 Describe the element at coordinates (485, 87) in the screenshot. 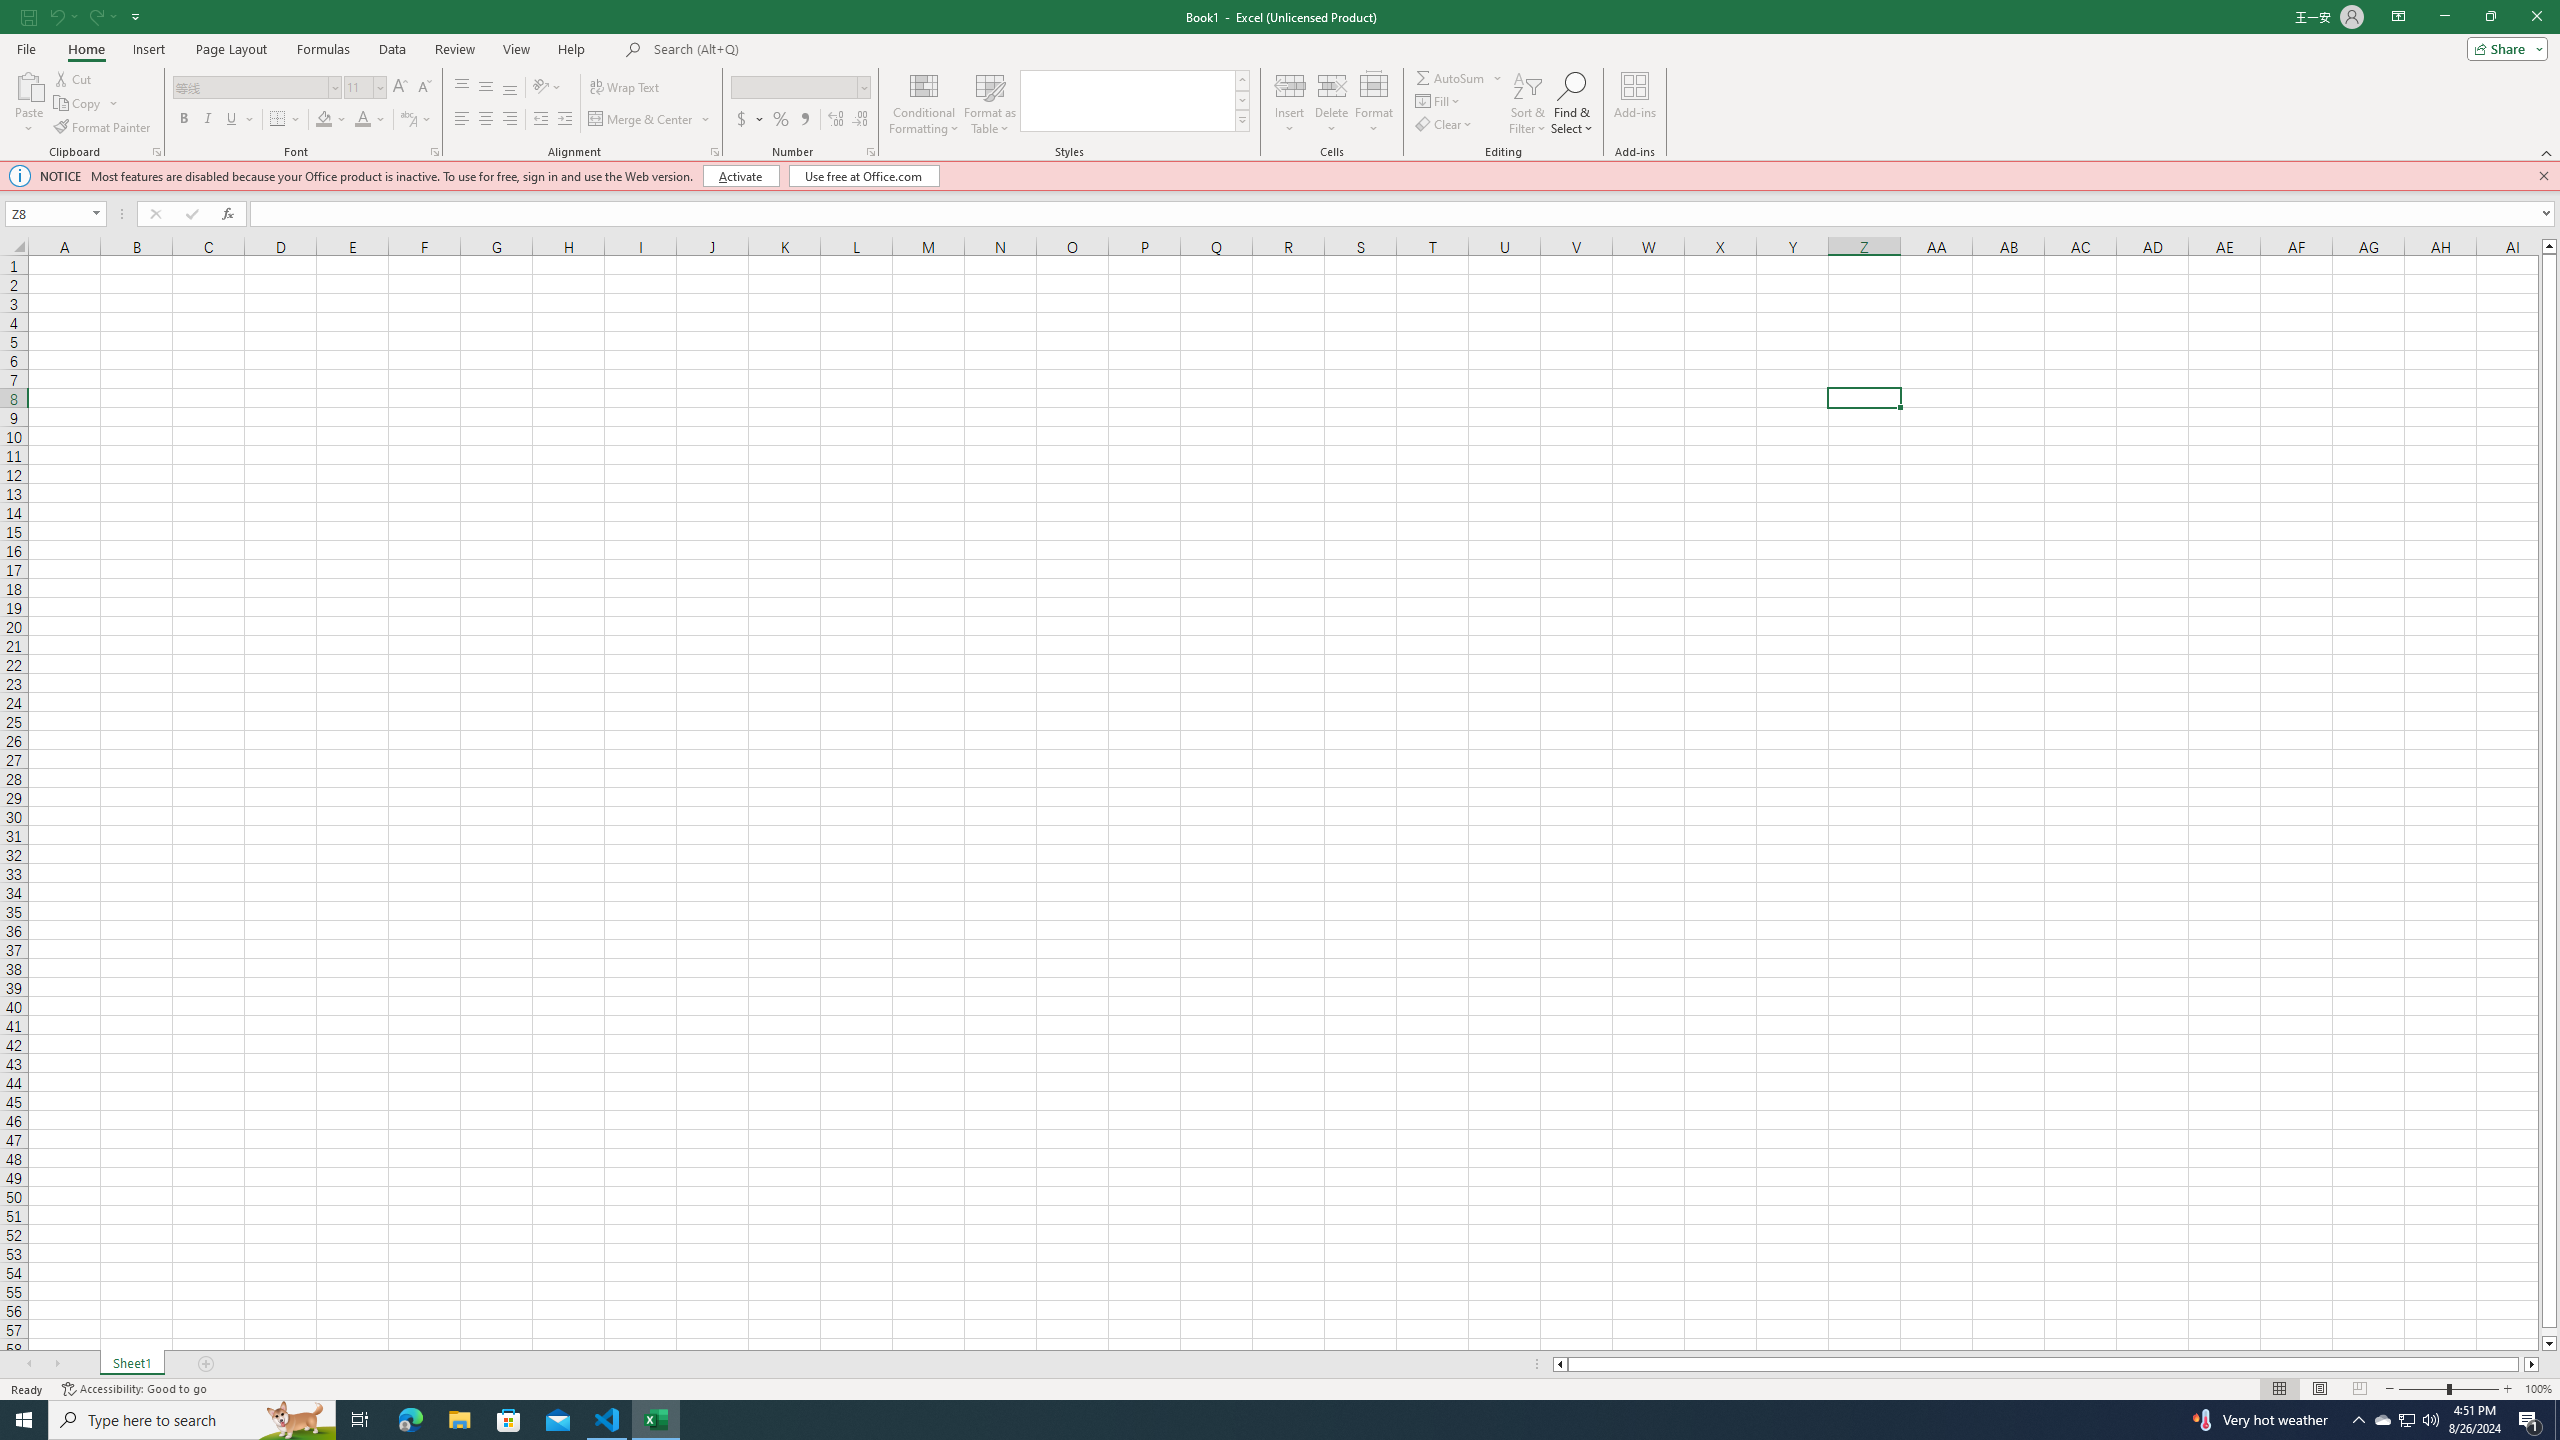

I see `'Middle Align'` at that location.